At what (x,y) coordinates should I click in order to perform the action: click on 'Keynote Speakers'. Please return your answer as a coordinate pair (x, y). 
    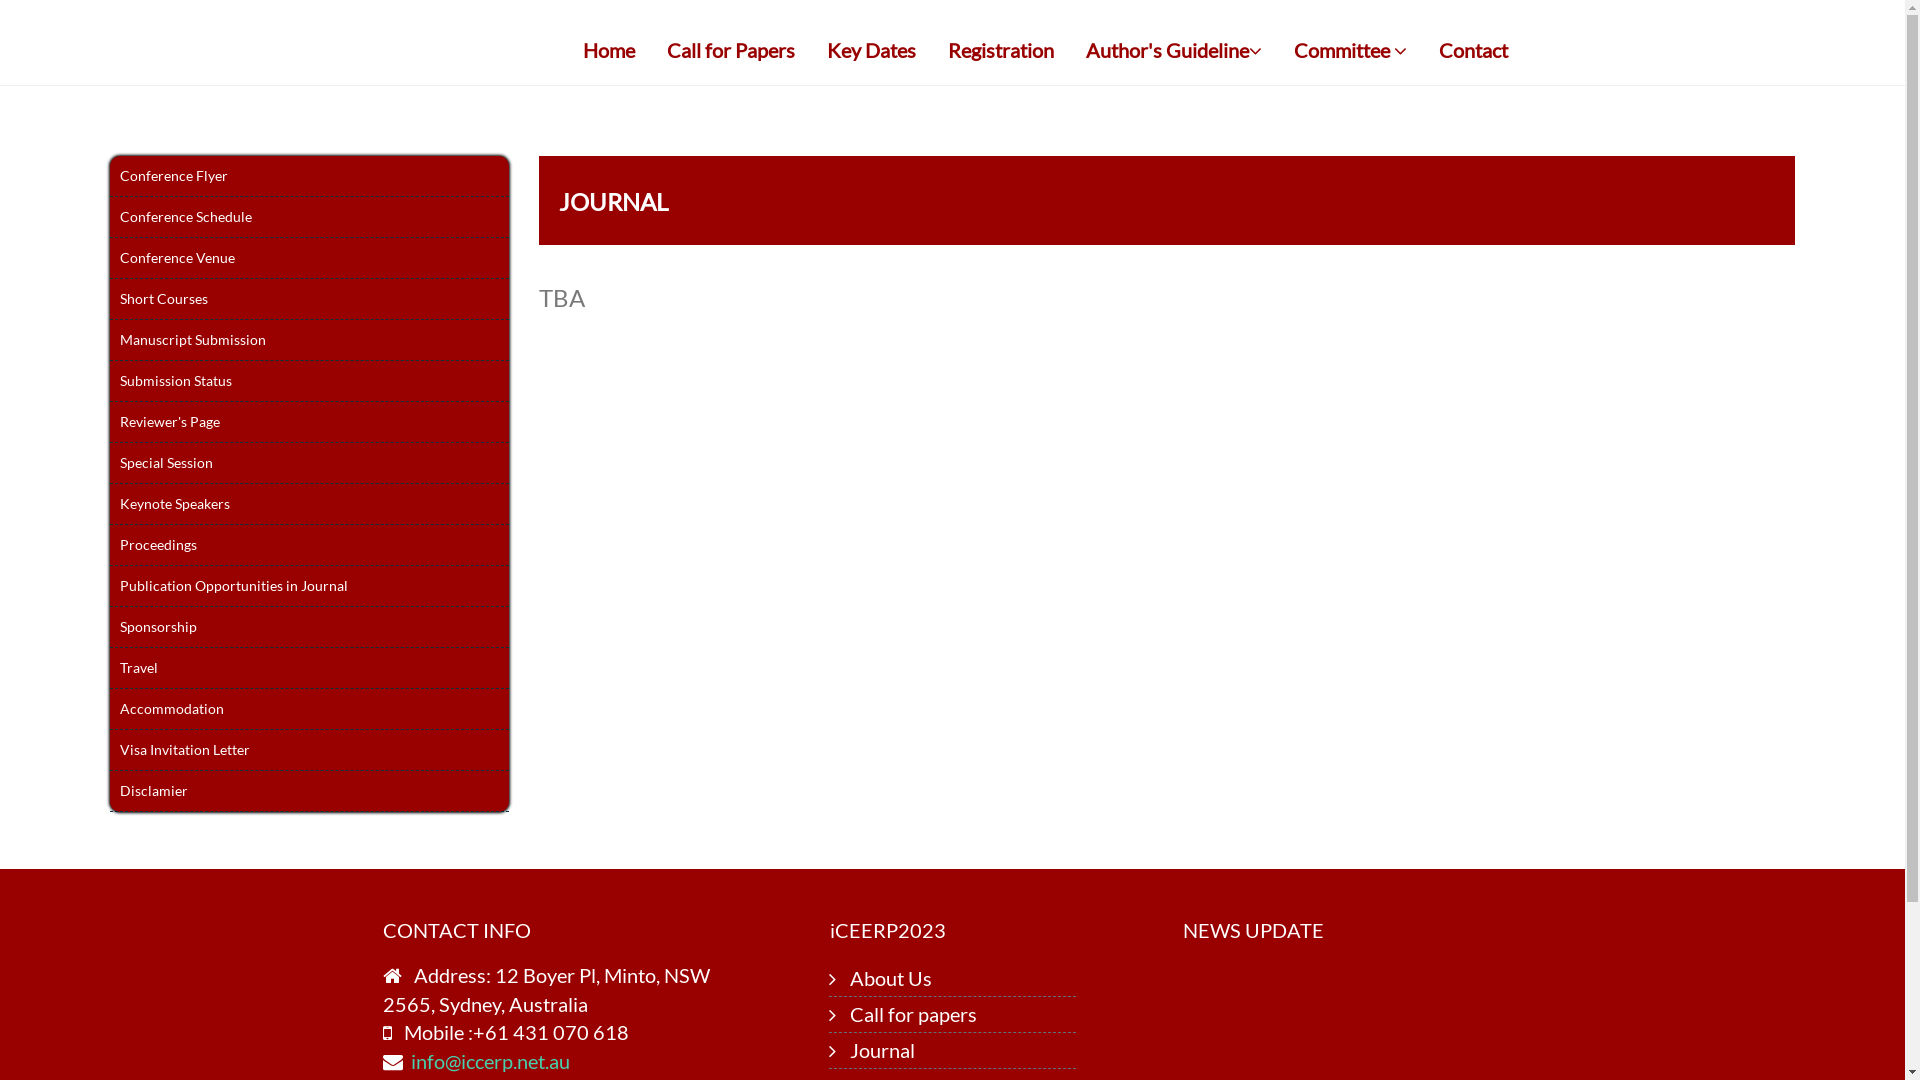
    Looking at the image, I should click on (308, 503).